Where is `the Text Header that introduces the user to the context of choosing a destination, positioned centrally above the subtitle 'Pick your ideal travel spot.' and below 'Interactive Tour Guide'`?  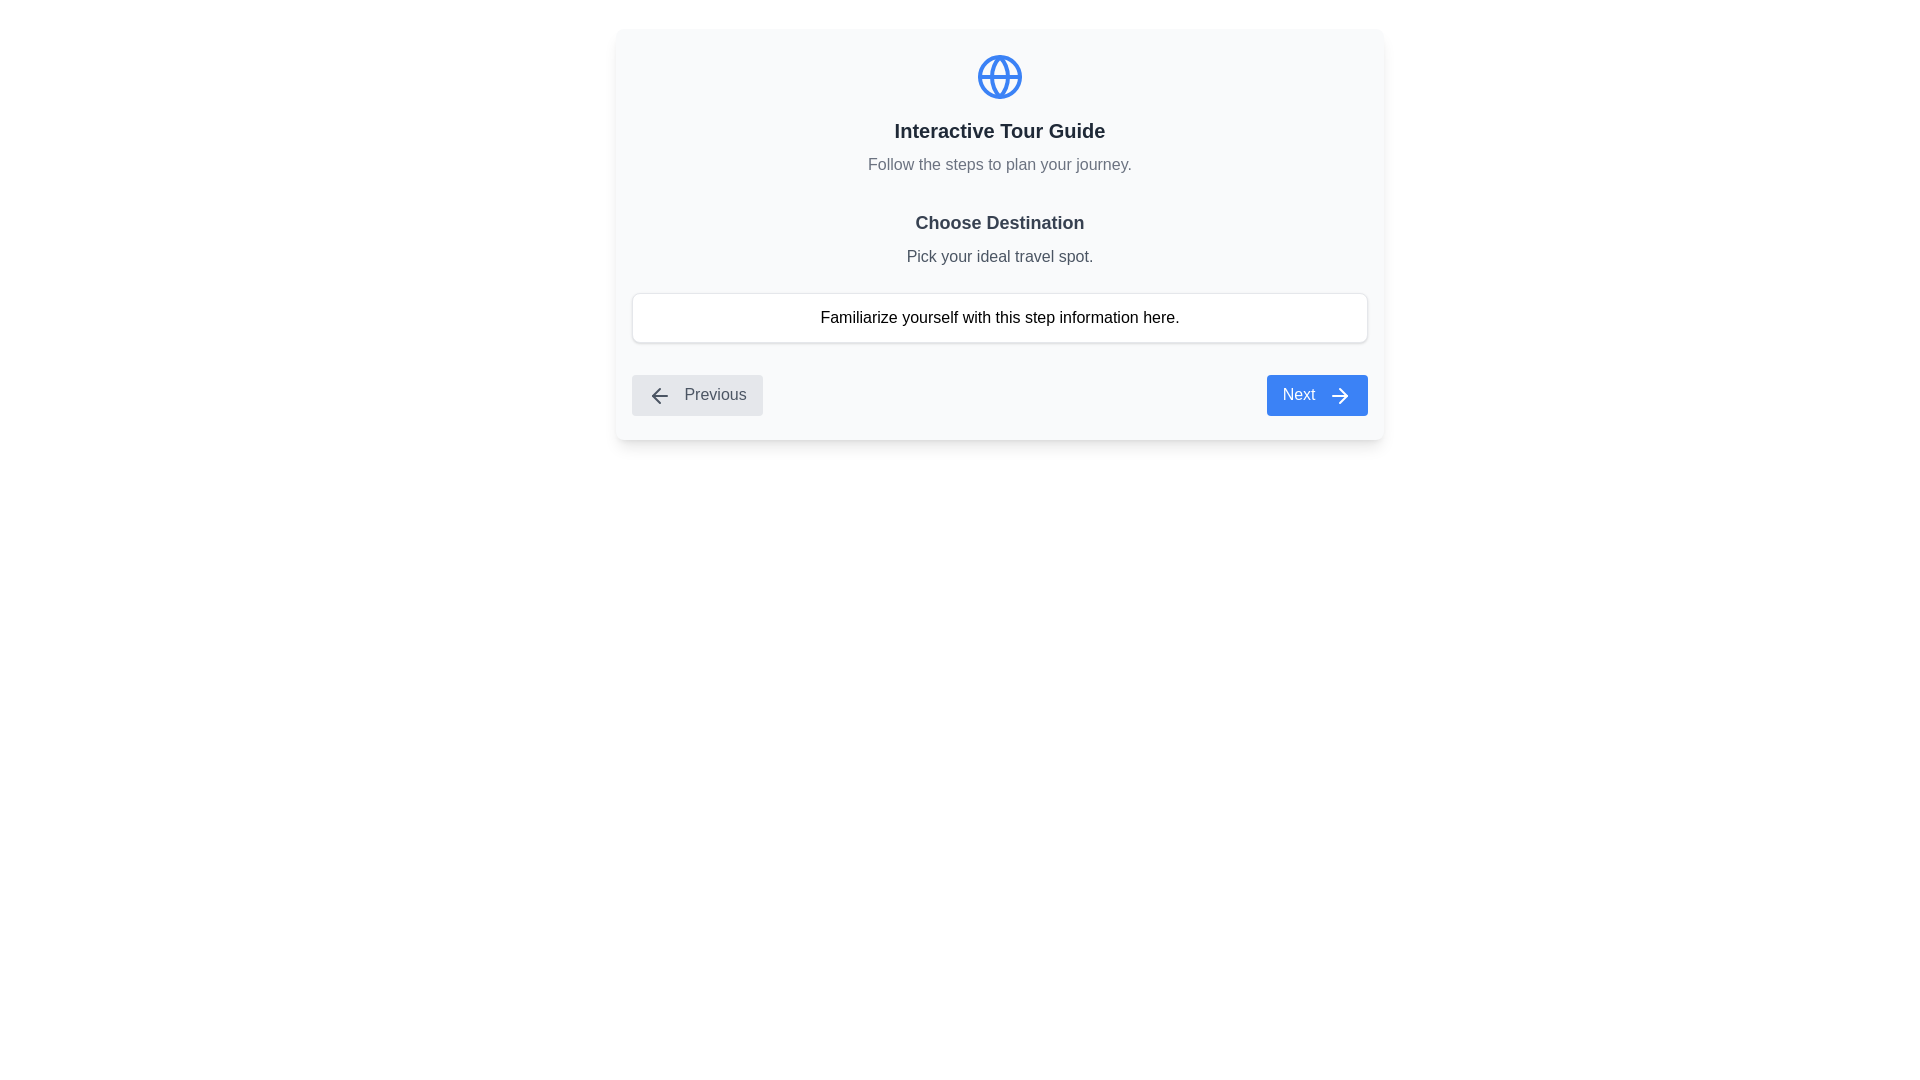 the Text Header that introduces the user to the context of choosing a destination, positioned centrally above the subtitle 'Pick your ideal travel spot.' and below 'Interactive Tour Guide' is located at coordinates (999, 223).